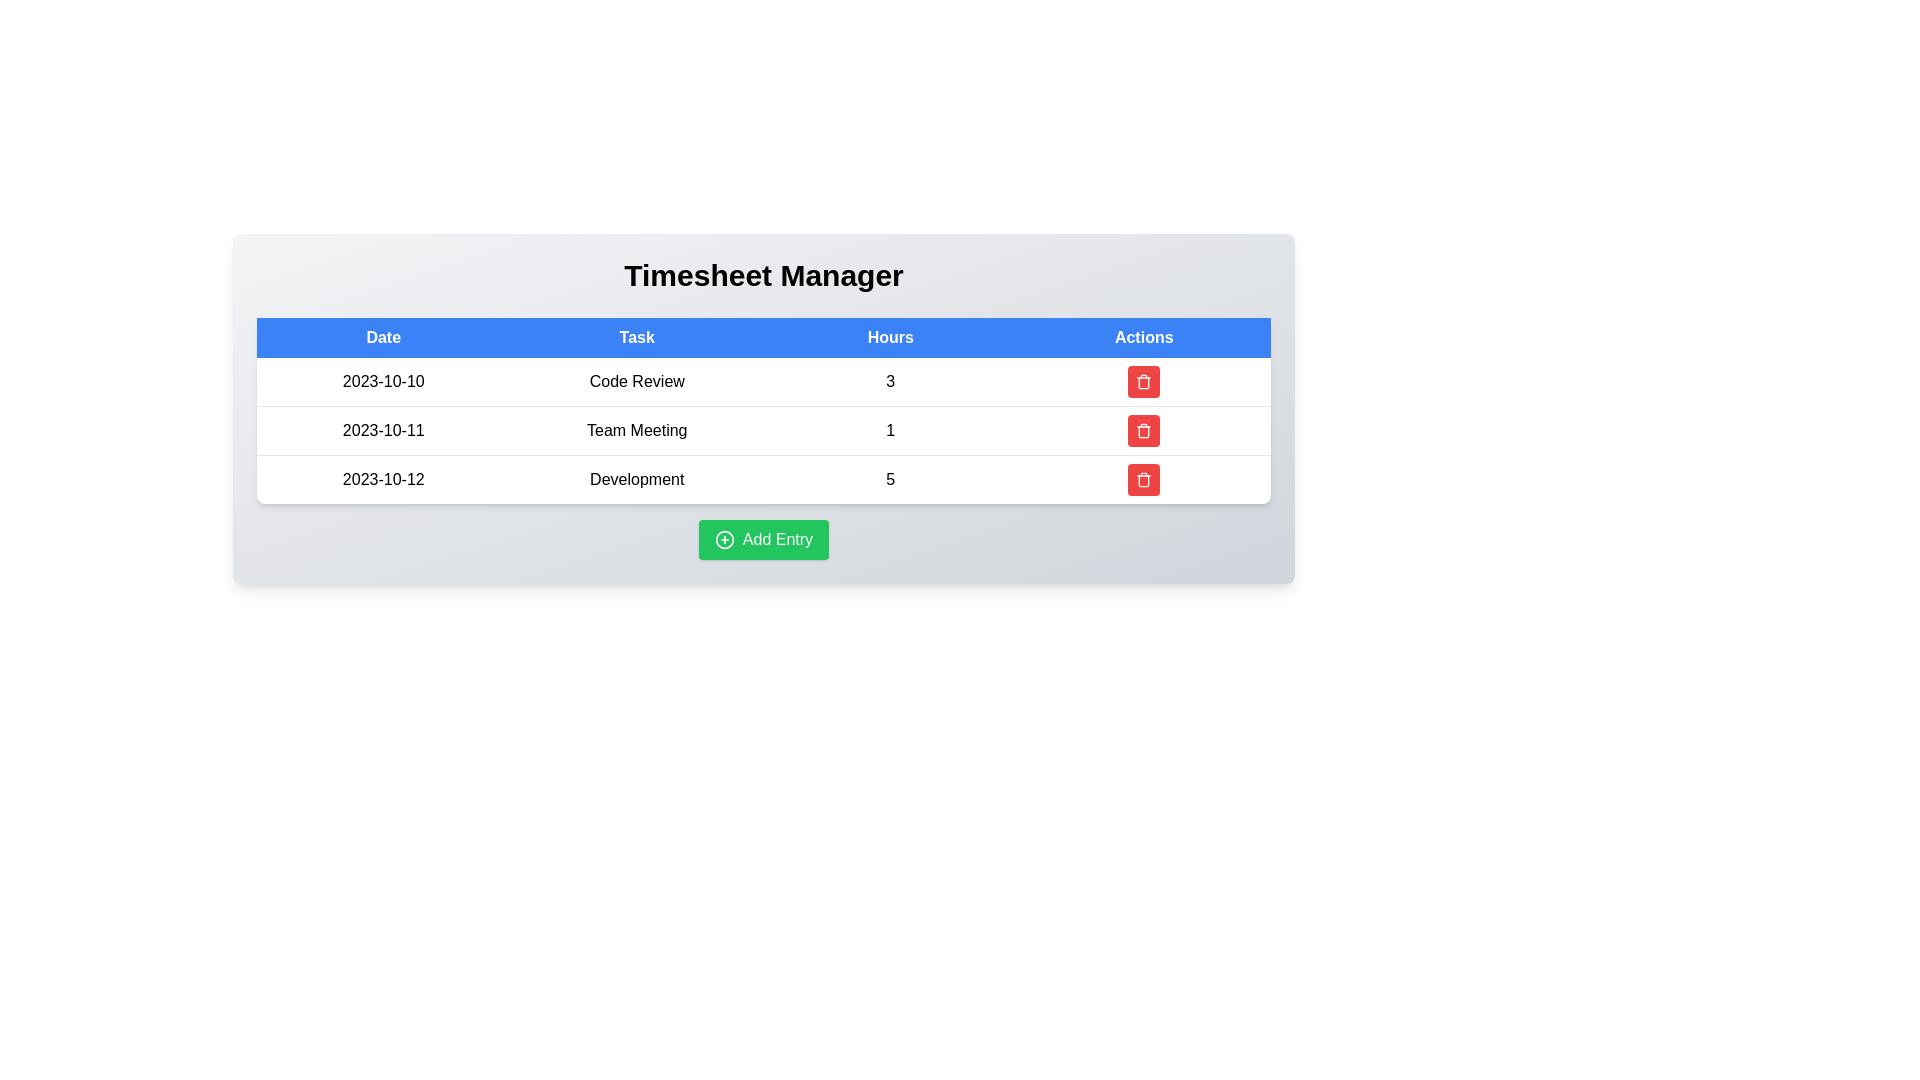 The image size is (1920, 1080). I want to click on the table header that indicates the column containing task descriptions, located between the 'Date' and 'Hours' headers, so click(636, 337).